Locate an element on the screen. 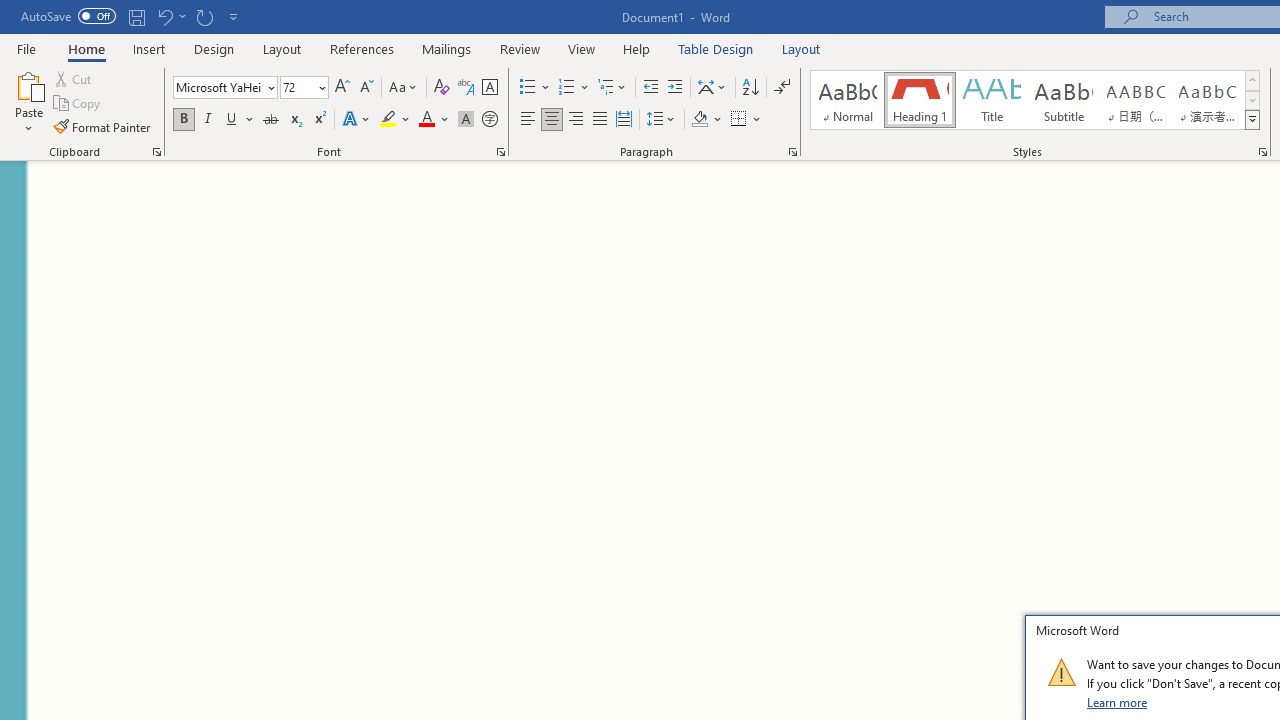 The width and height of the screenshot is (1280, 720). 'Undo Grow Font' is located at coordinates (170, 16).